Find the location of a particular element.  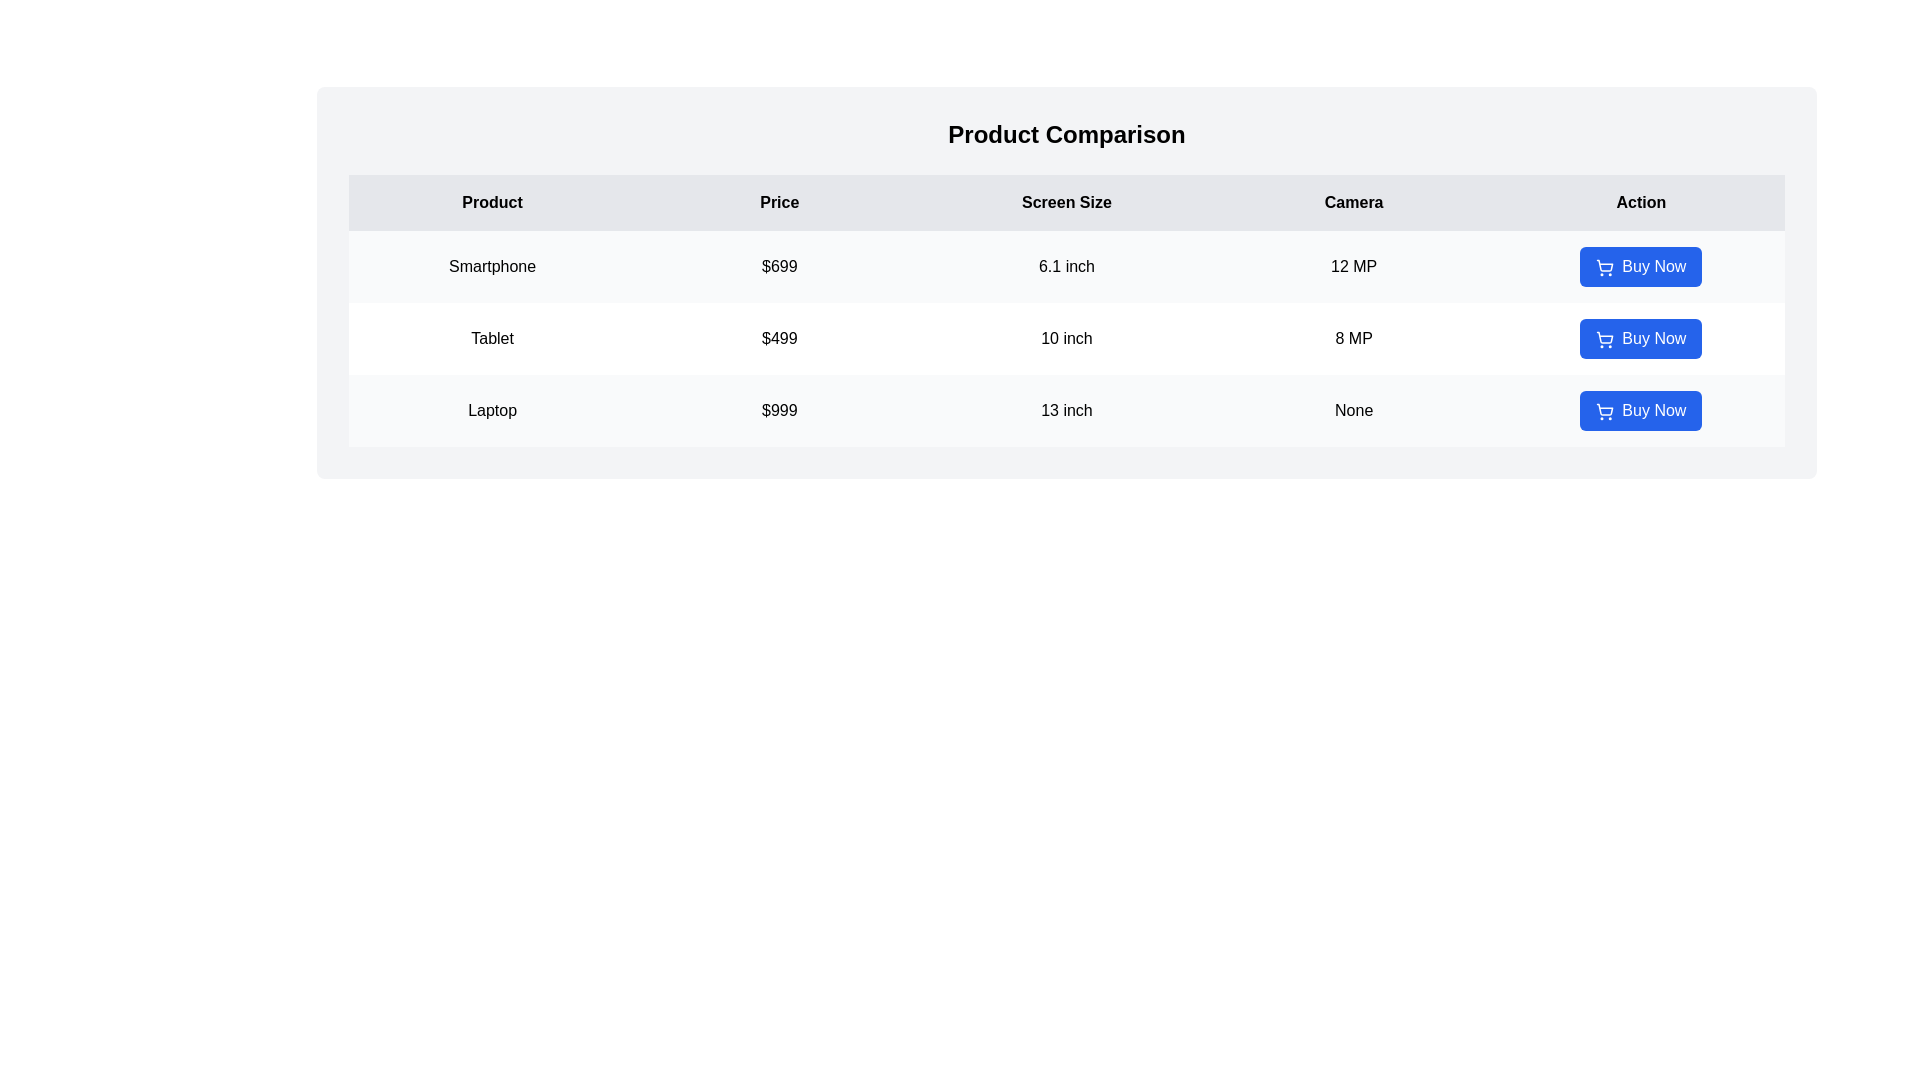

the row corresponding to Laptop for comparison is located at coordinates (1065, 410).